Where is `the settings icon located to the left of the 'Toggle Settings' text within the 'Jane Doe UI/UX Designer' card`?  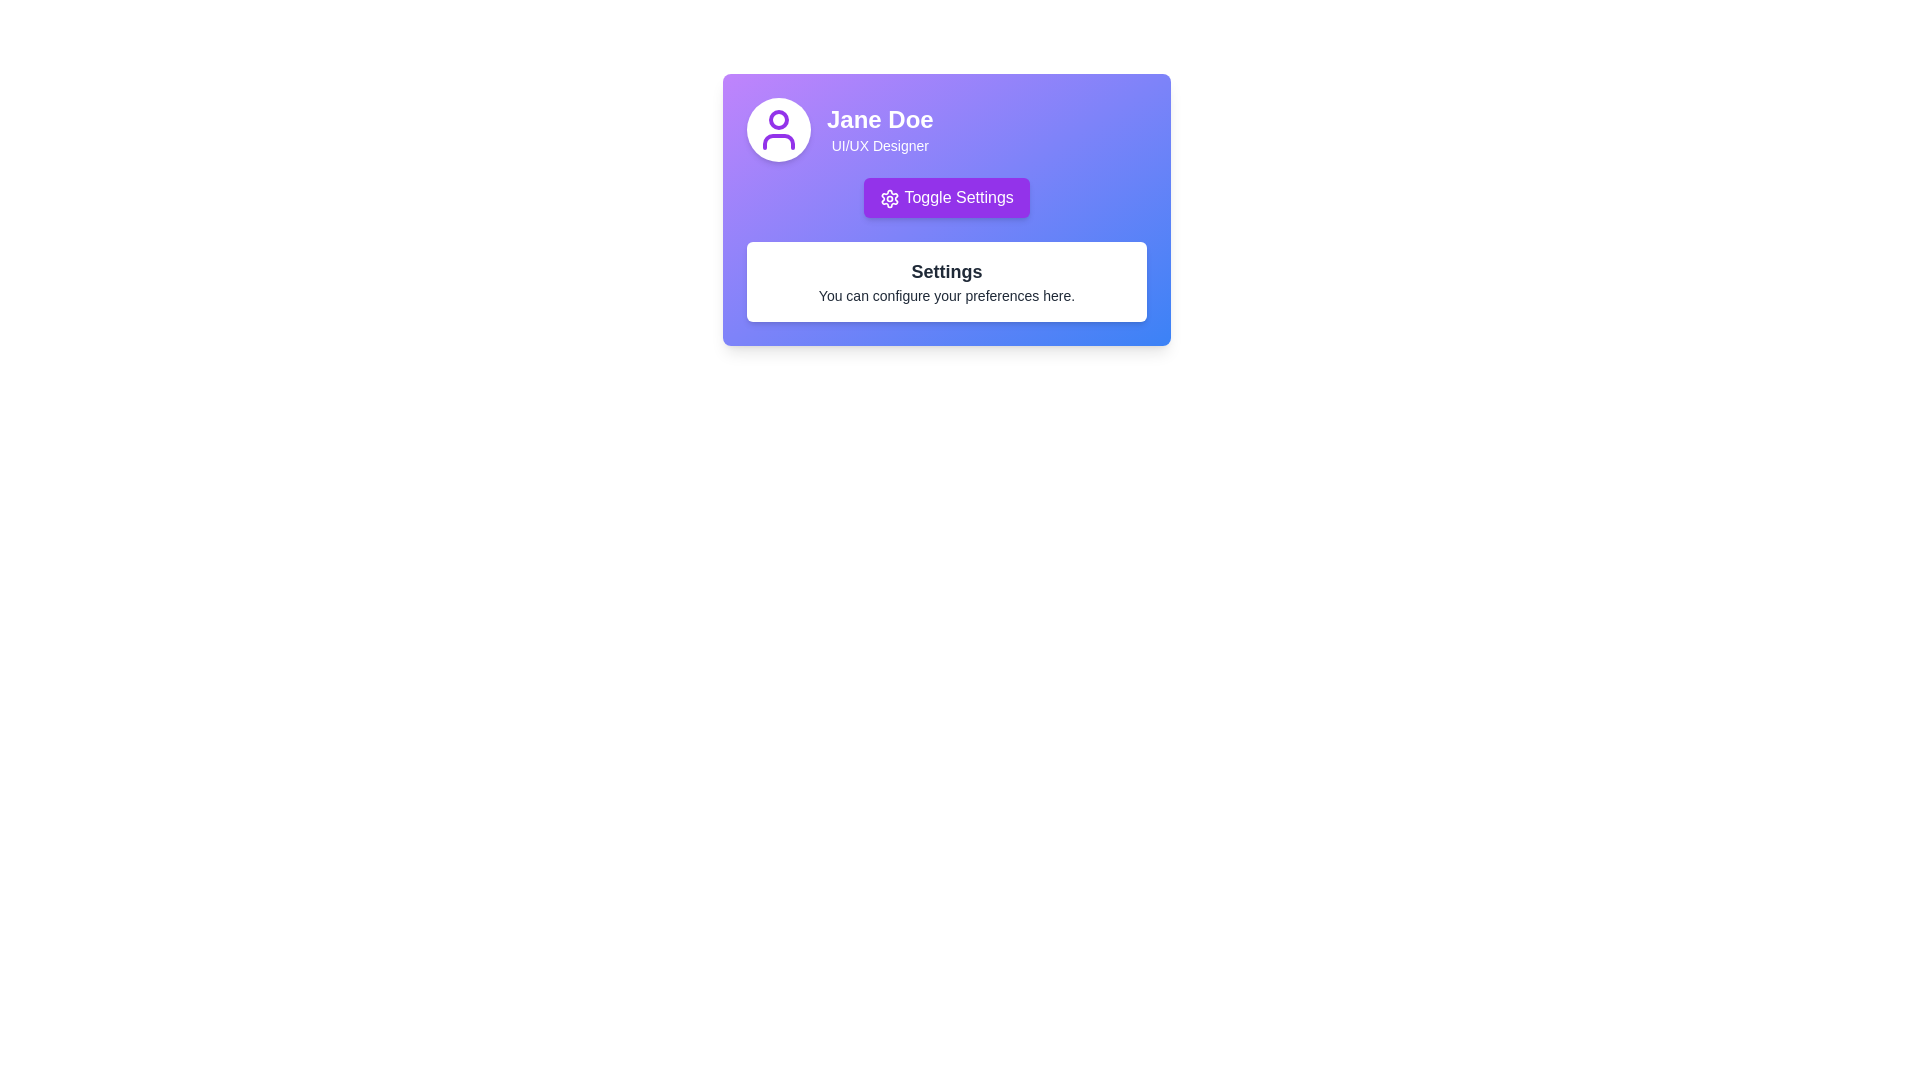 the settings icon located to the left of the 'Toggle Settings' text within the 'Jane Doe UI/UX Designer' card is located at coordinates (889, 198).